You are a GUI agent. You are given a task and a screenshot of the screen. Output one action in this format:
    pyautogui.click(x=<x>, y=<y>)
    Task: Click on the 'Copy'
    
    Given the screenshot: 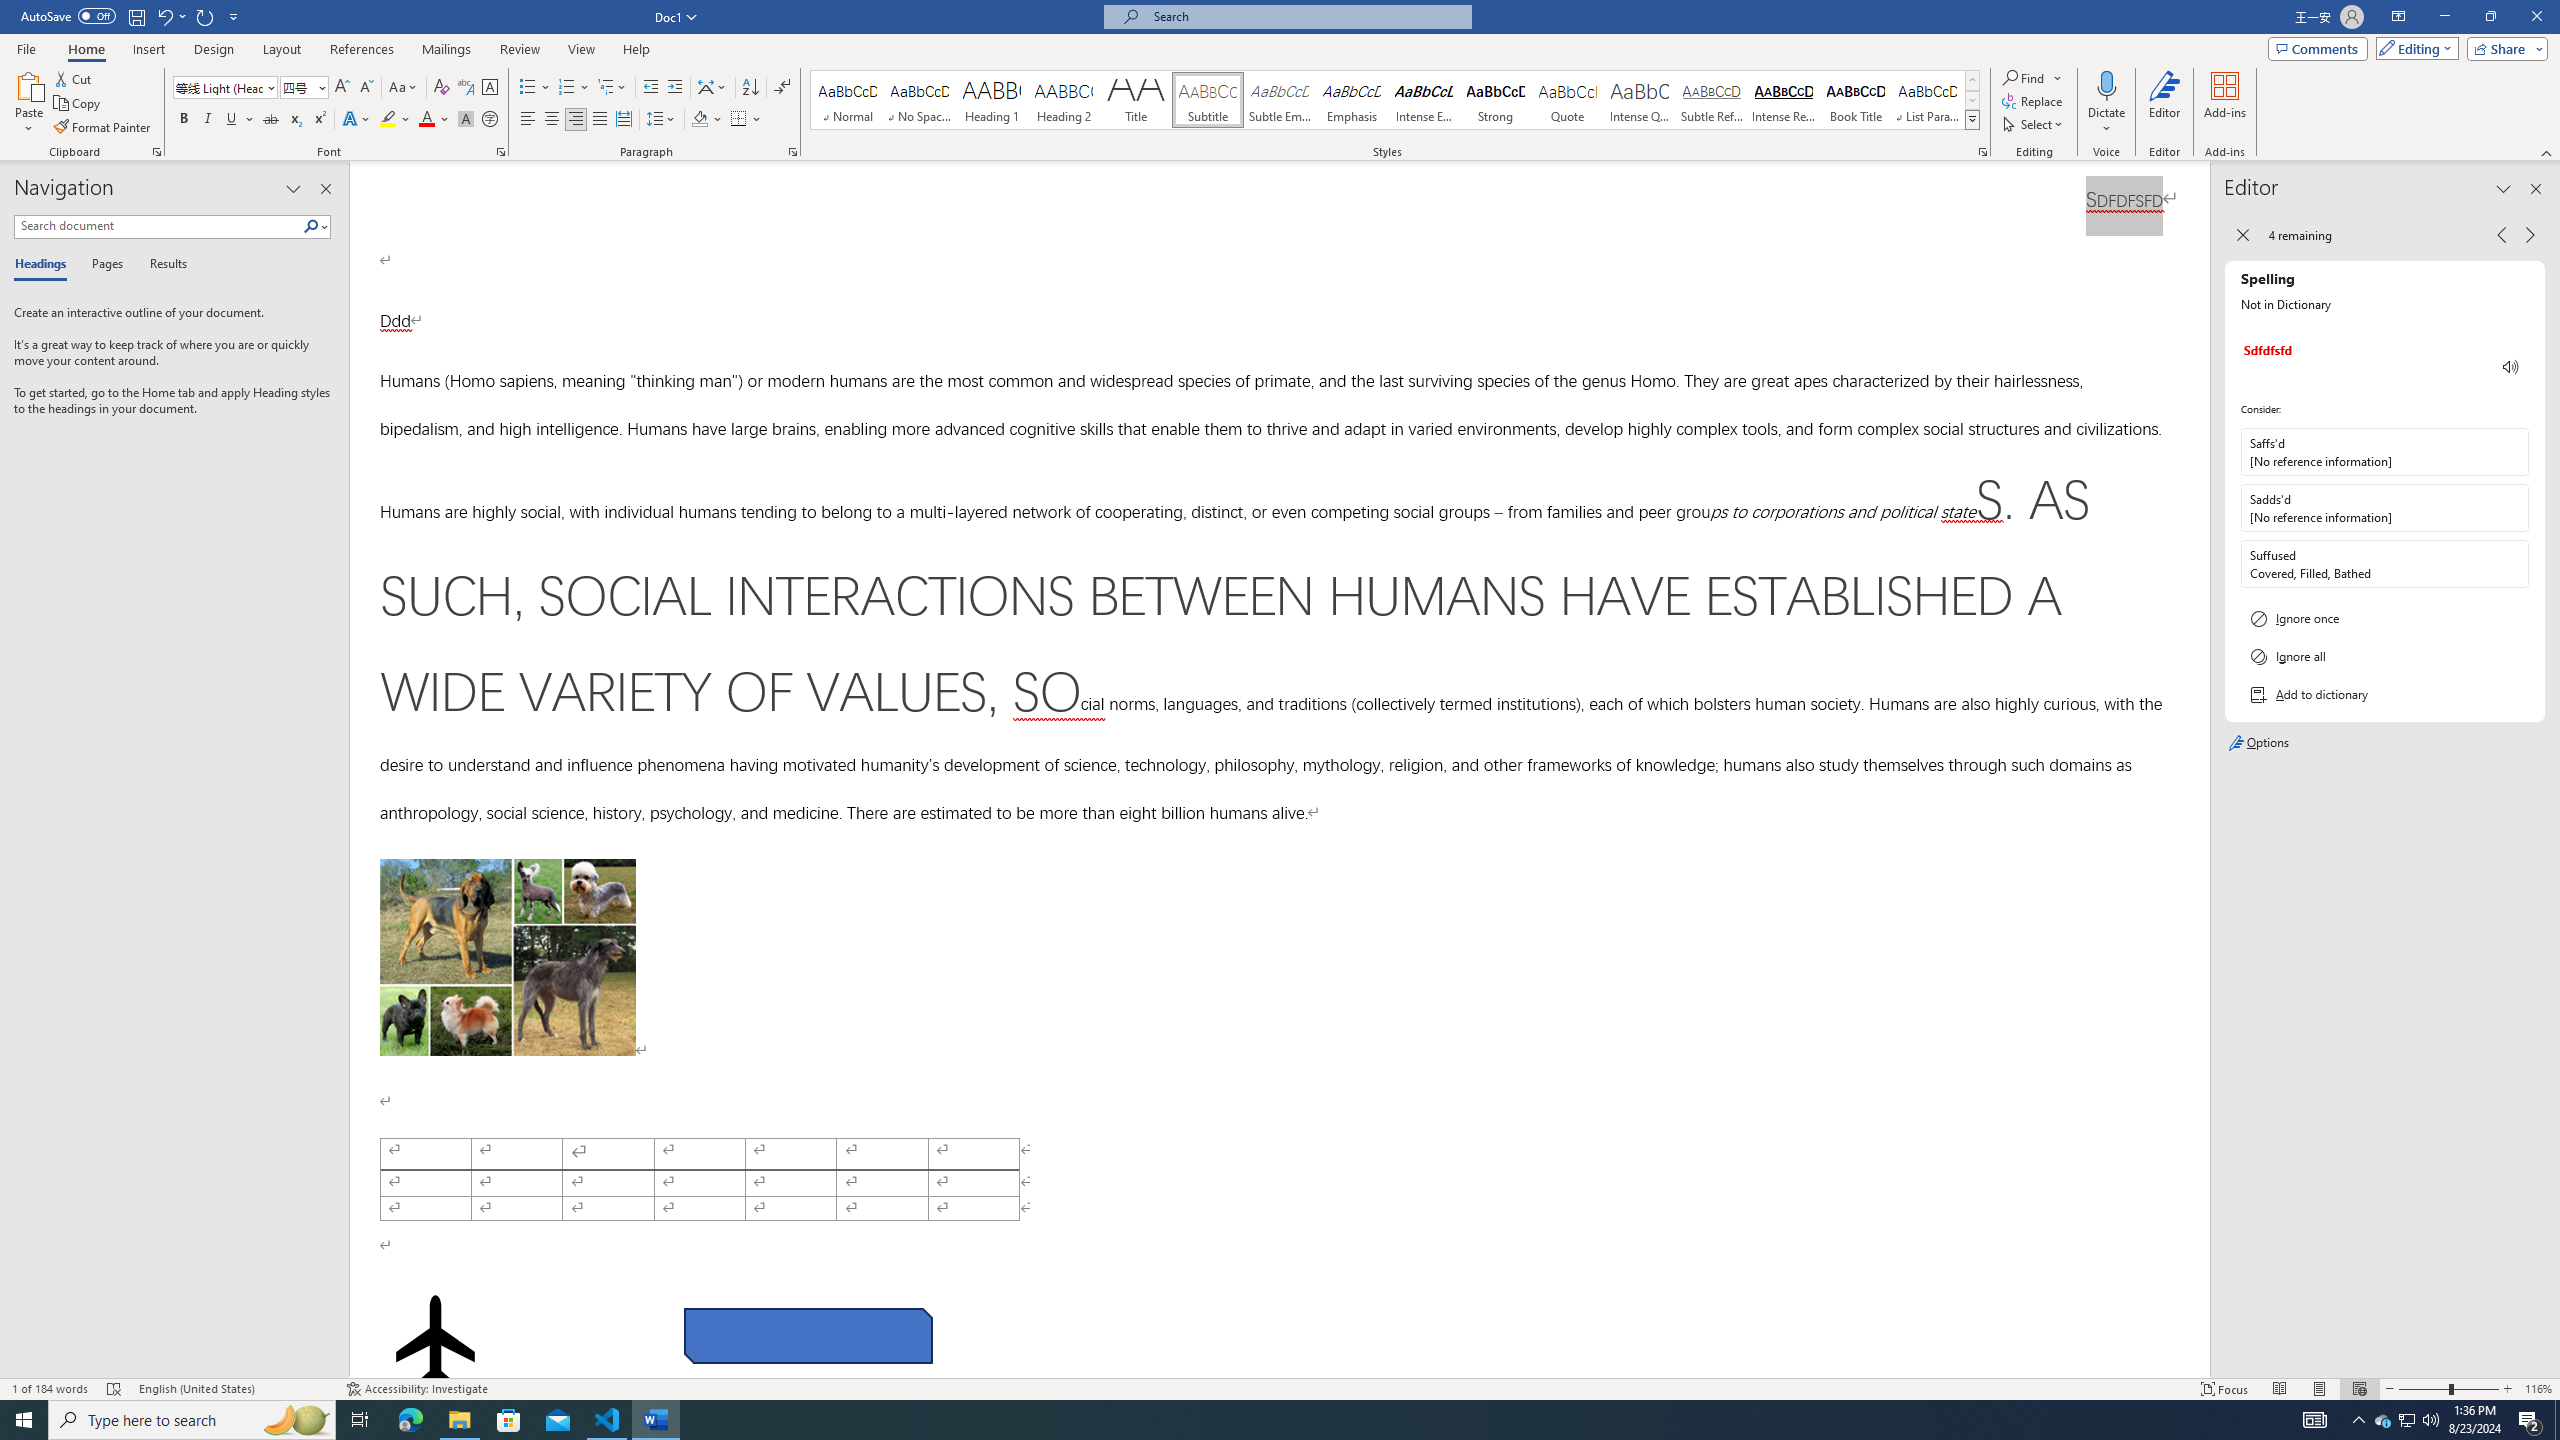 What is the action you would take?
    pyautogui.click(x=78, y=103)
    